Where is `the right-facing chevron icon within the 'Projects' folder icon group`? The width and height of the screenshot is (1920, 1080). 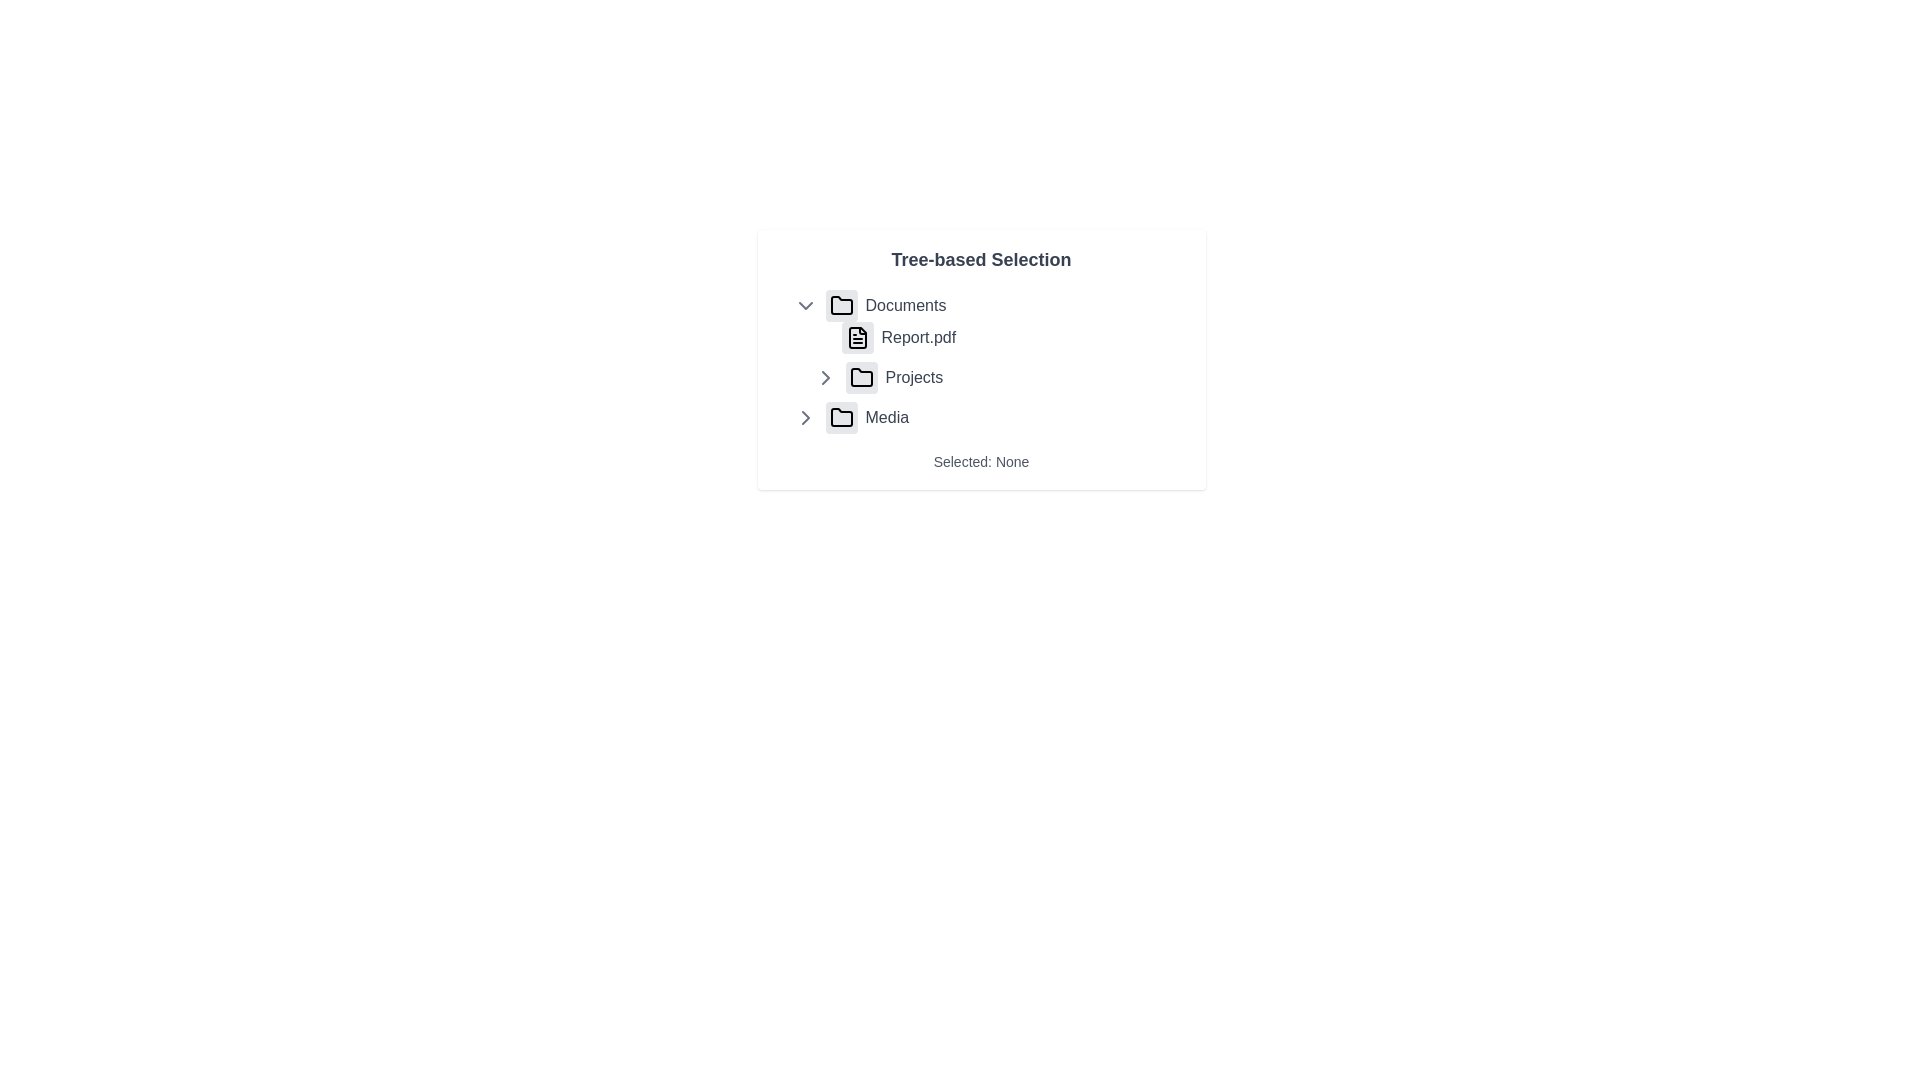 the right-facing chevron icon within the 'Projects' folder icon group is located at coordinates (825, 378).